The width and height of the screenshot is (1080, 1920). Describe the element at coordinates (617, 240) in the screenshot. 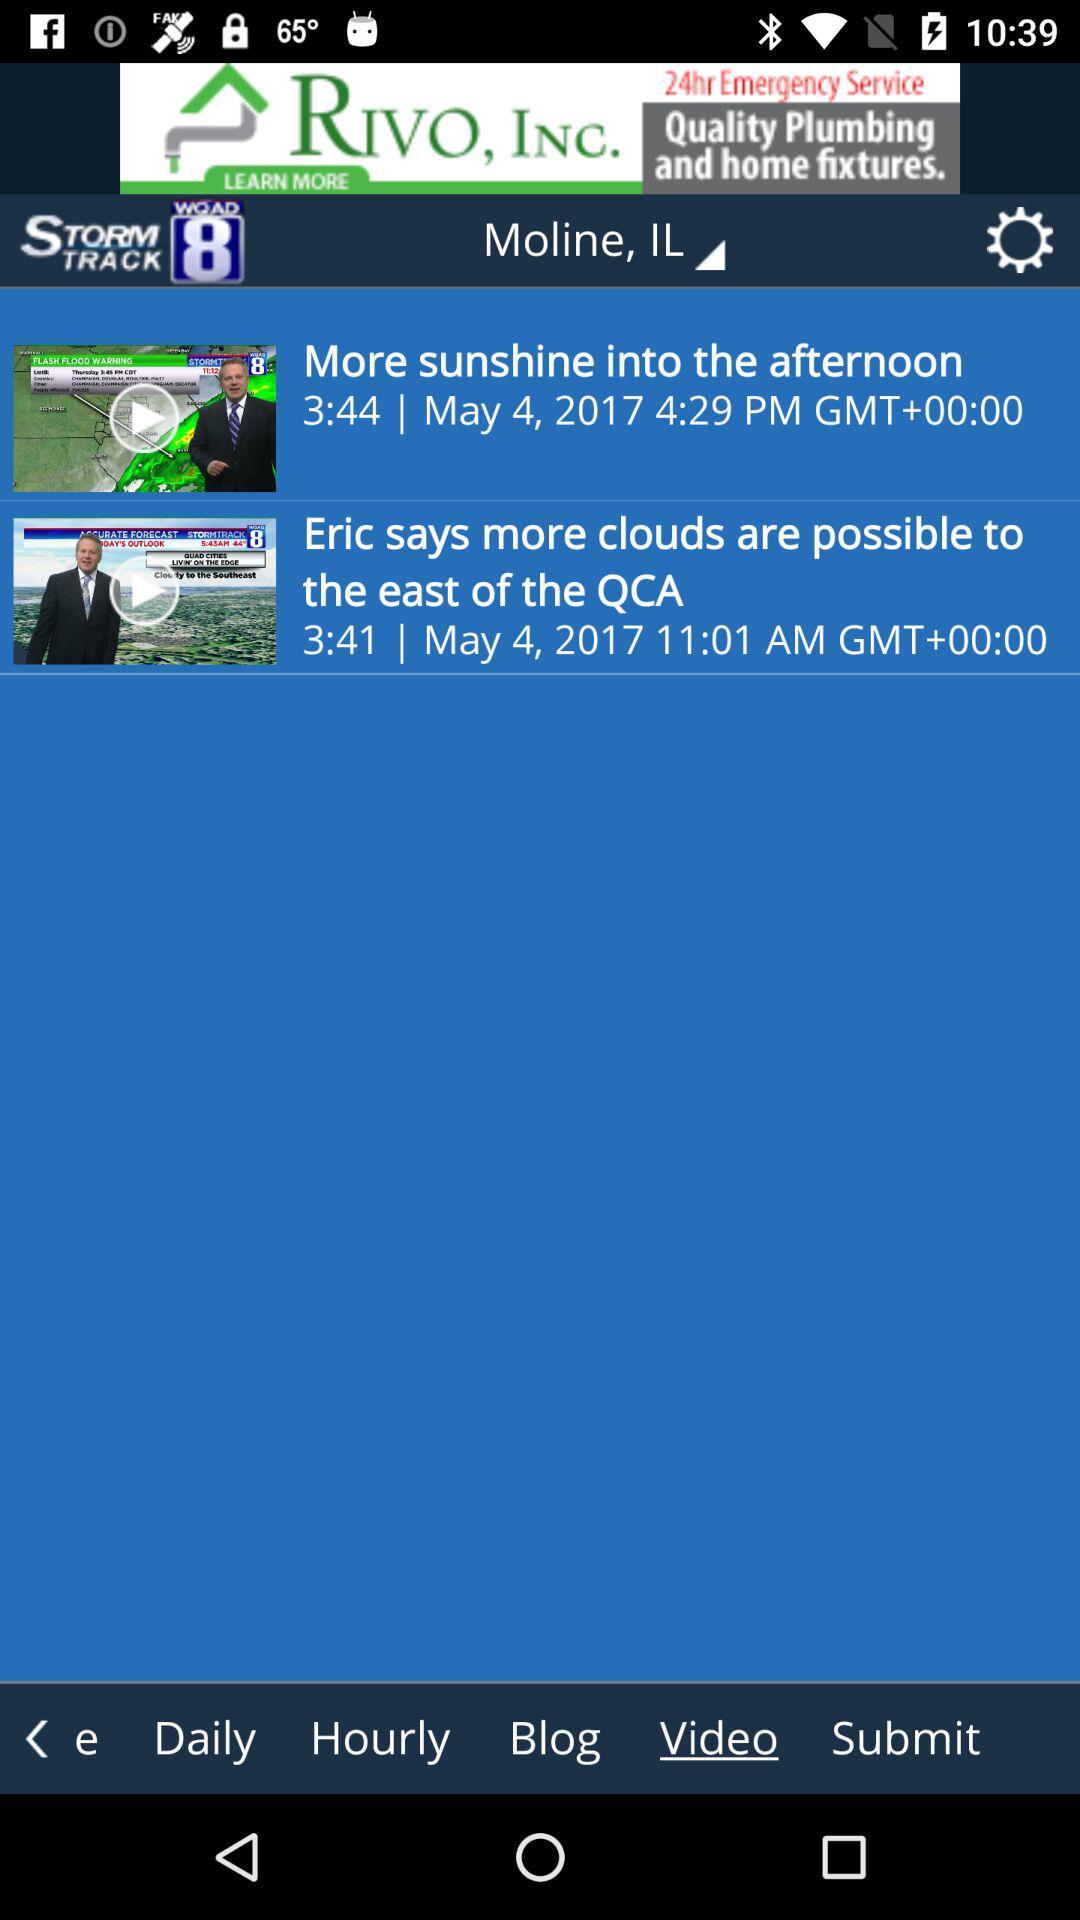

I see `moline, il` at that location.